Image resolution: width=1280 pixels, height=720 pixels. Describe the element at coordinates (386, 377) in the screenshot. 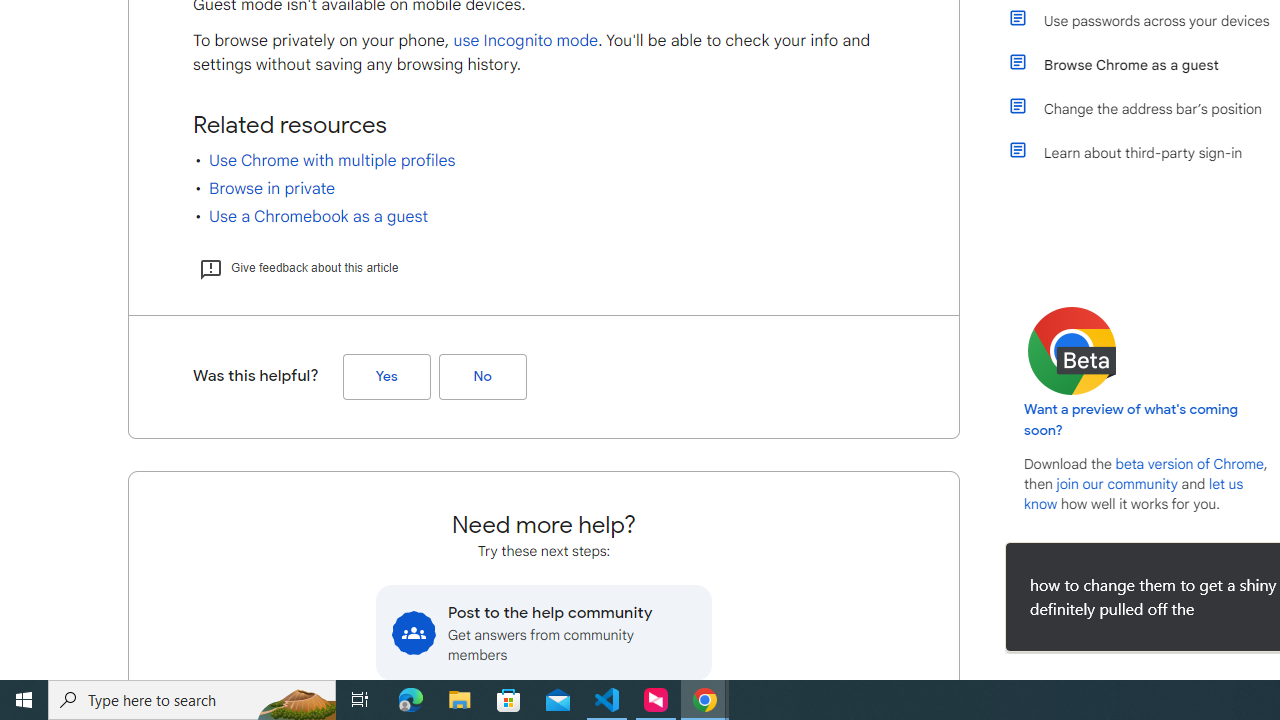

I see `'Yes (Was this helpful?)'` at that location.